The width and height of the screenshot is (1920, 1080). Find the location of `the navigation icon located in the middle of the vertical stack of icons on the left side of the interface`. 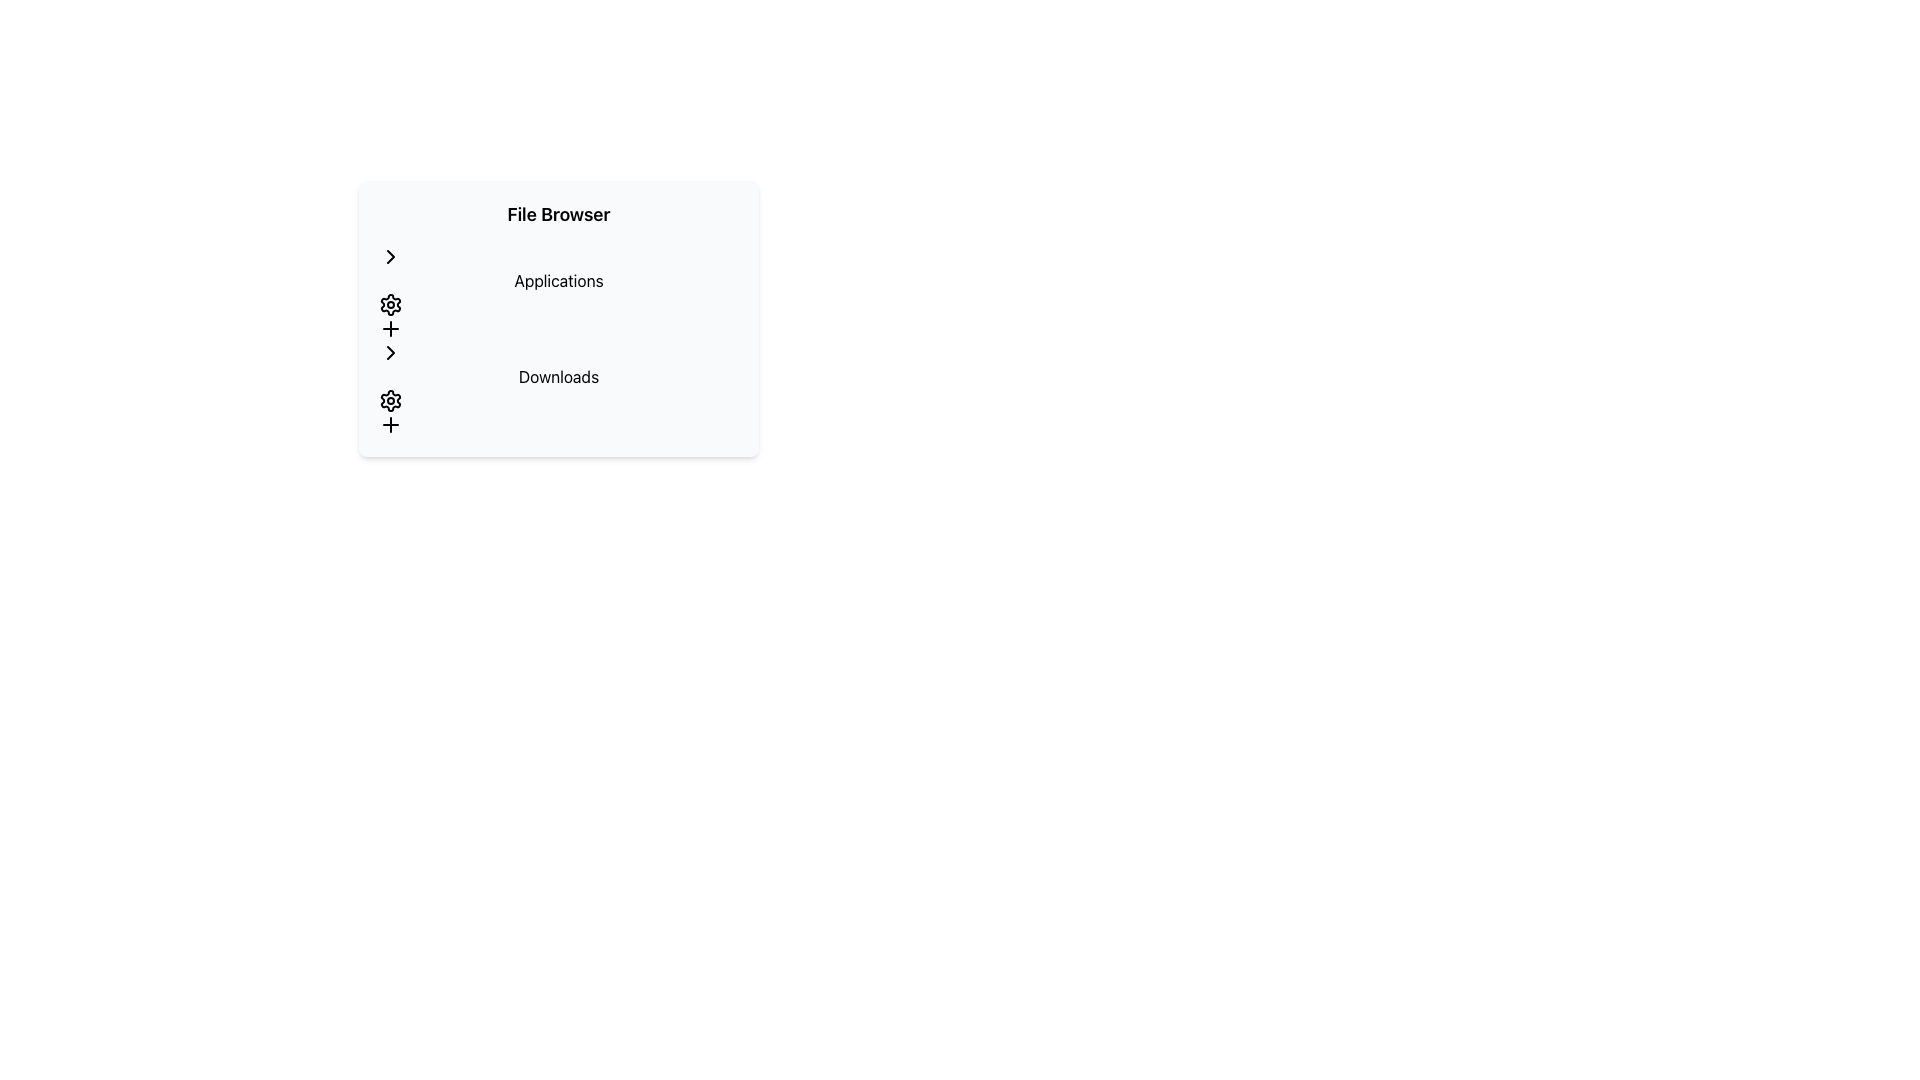

the navigation icon located in the middle of the vertical stack of icons on the left side of the interface is located at coordinates (390, 256).